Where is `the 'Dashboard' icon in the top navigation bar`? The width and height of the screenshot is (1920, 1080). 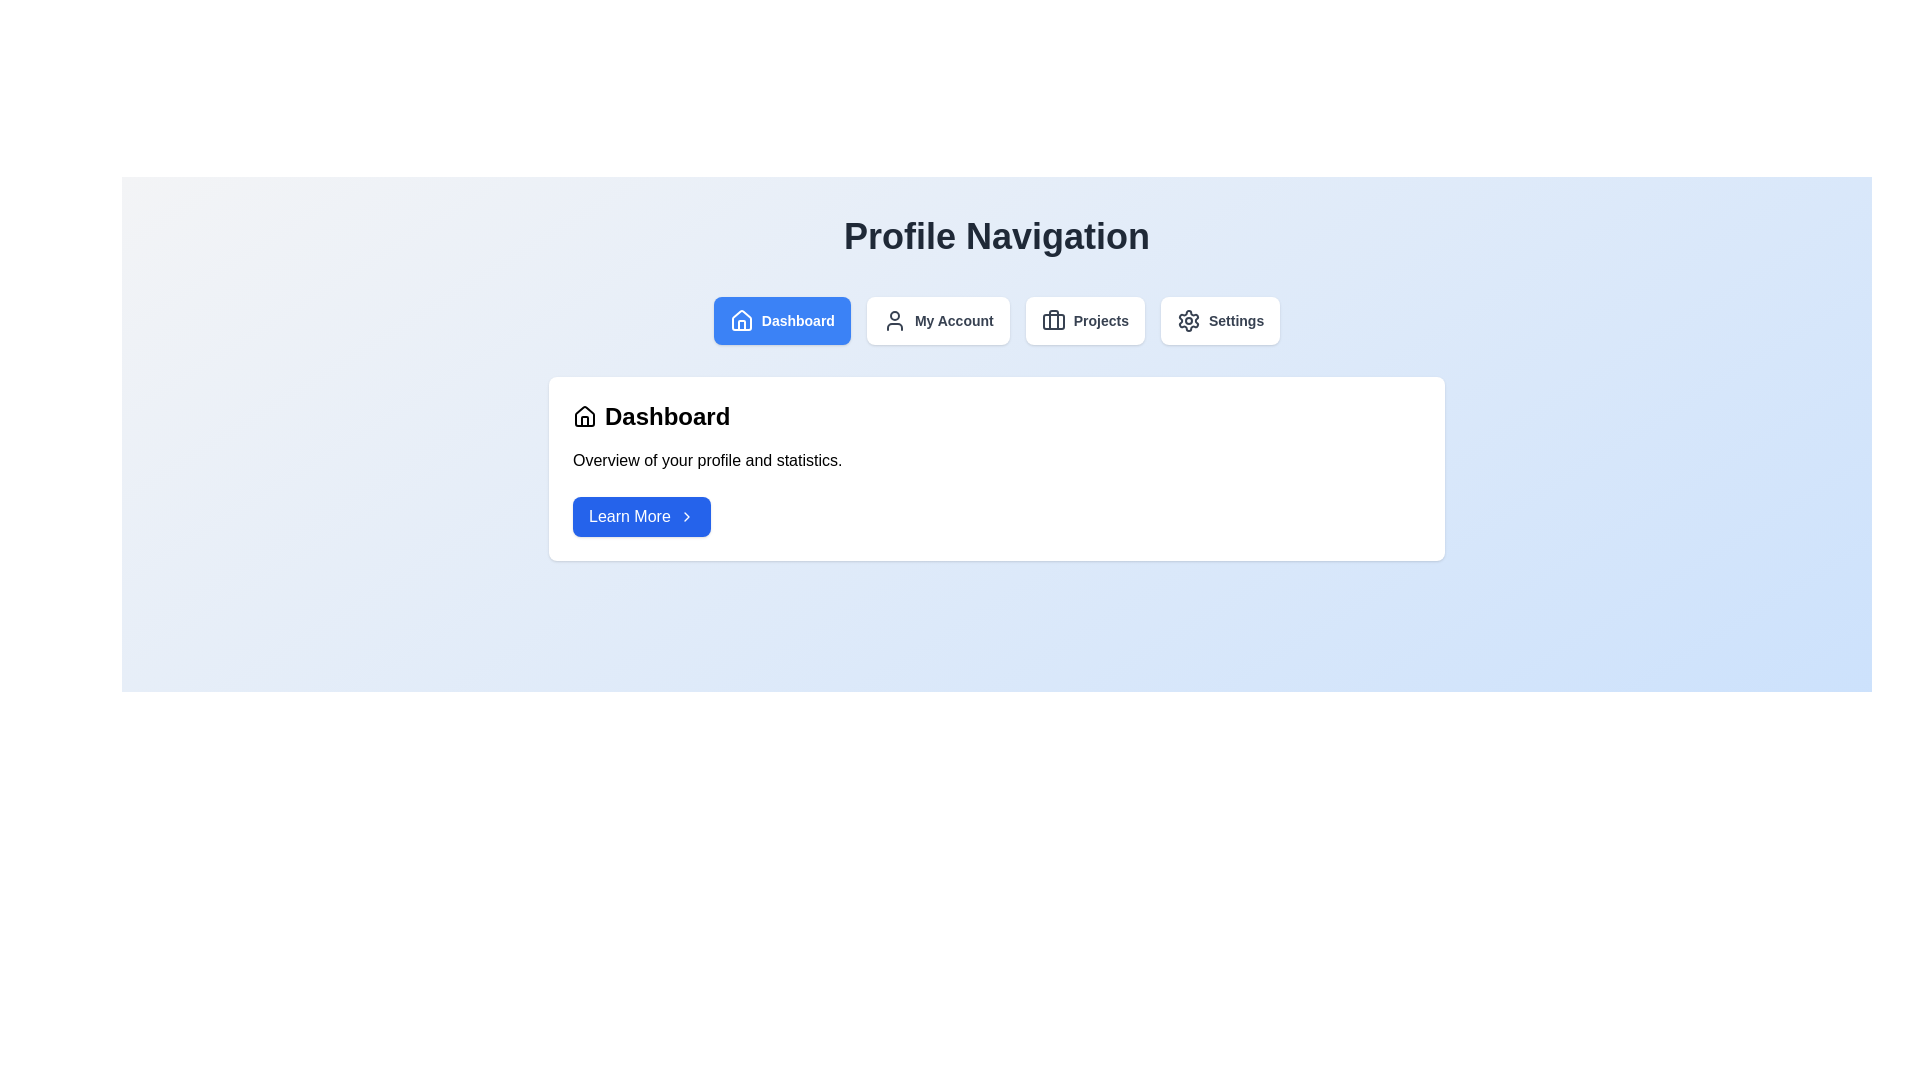
the 'Dashboard' icon in the top navigation bar is located at coordinates (584, 415).